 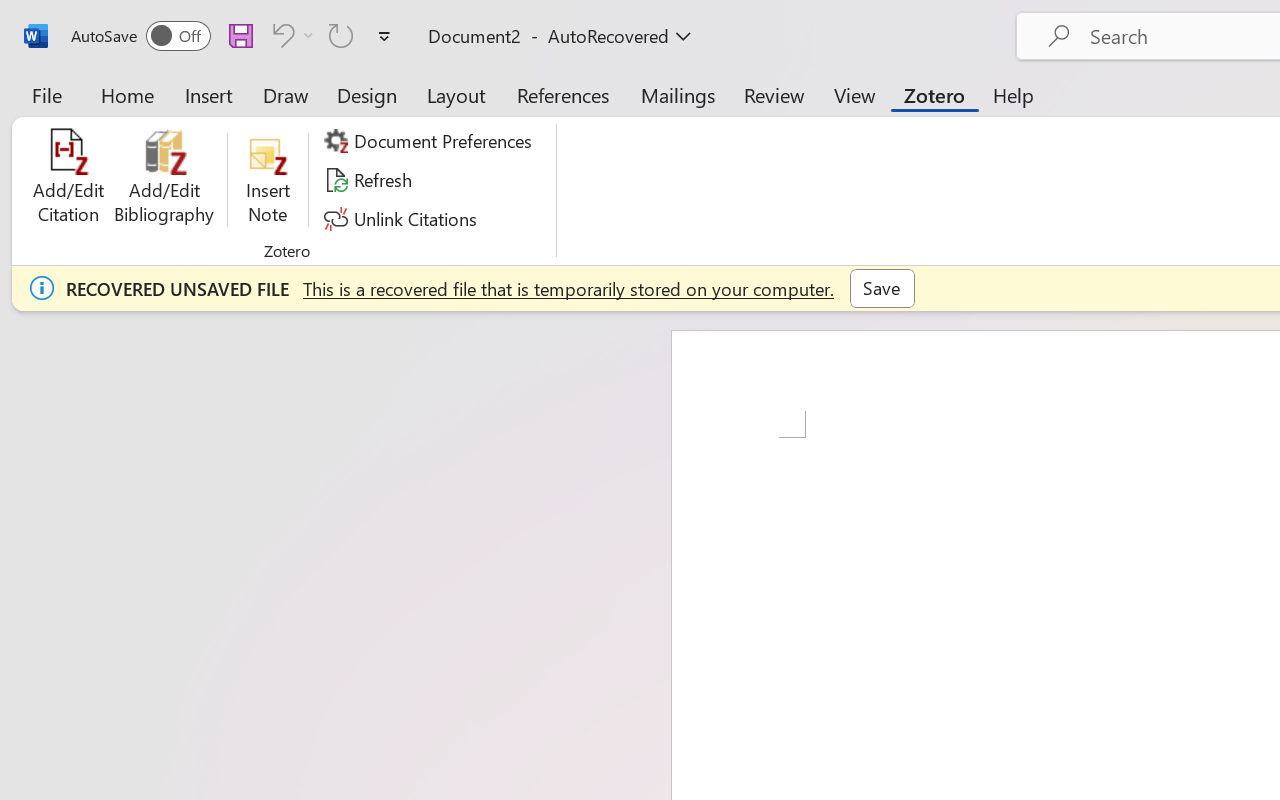 I want to click on 'Help', so click(x=1013, y=94).